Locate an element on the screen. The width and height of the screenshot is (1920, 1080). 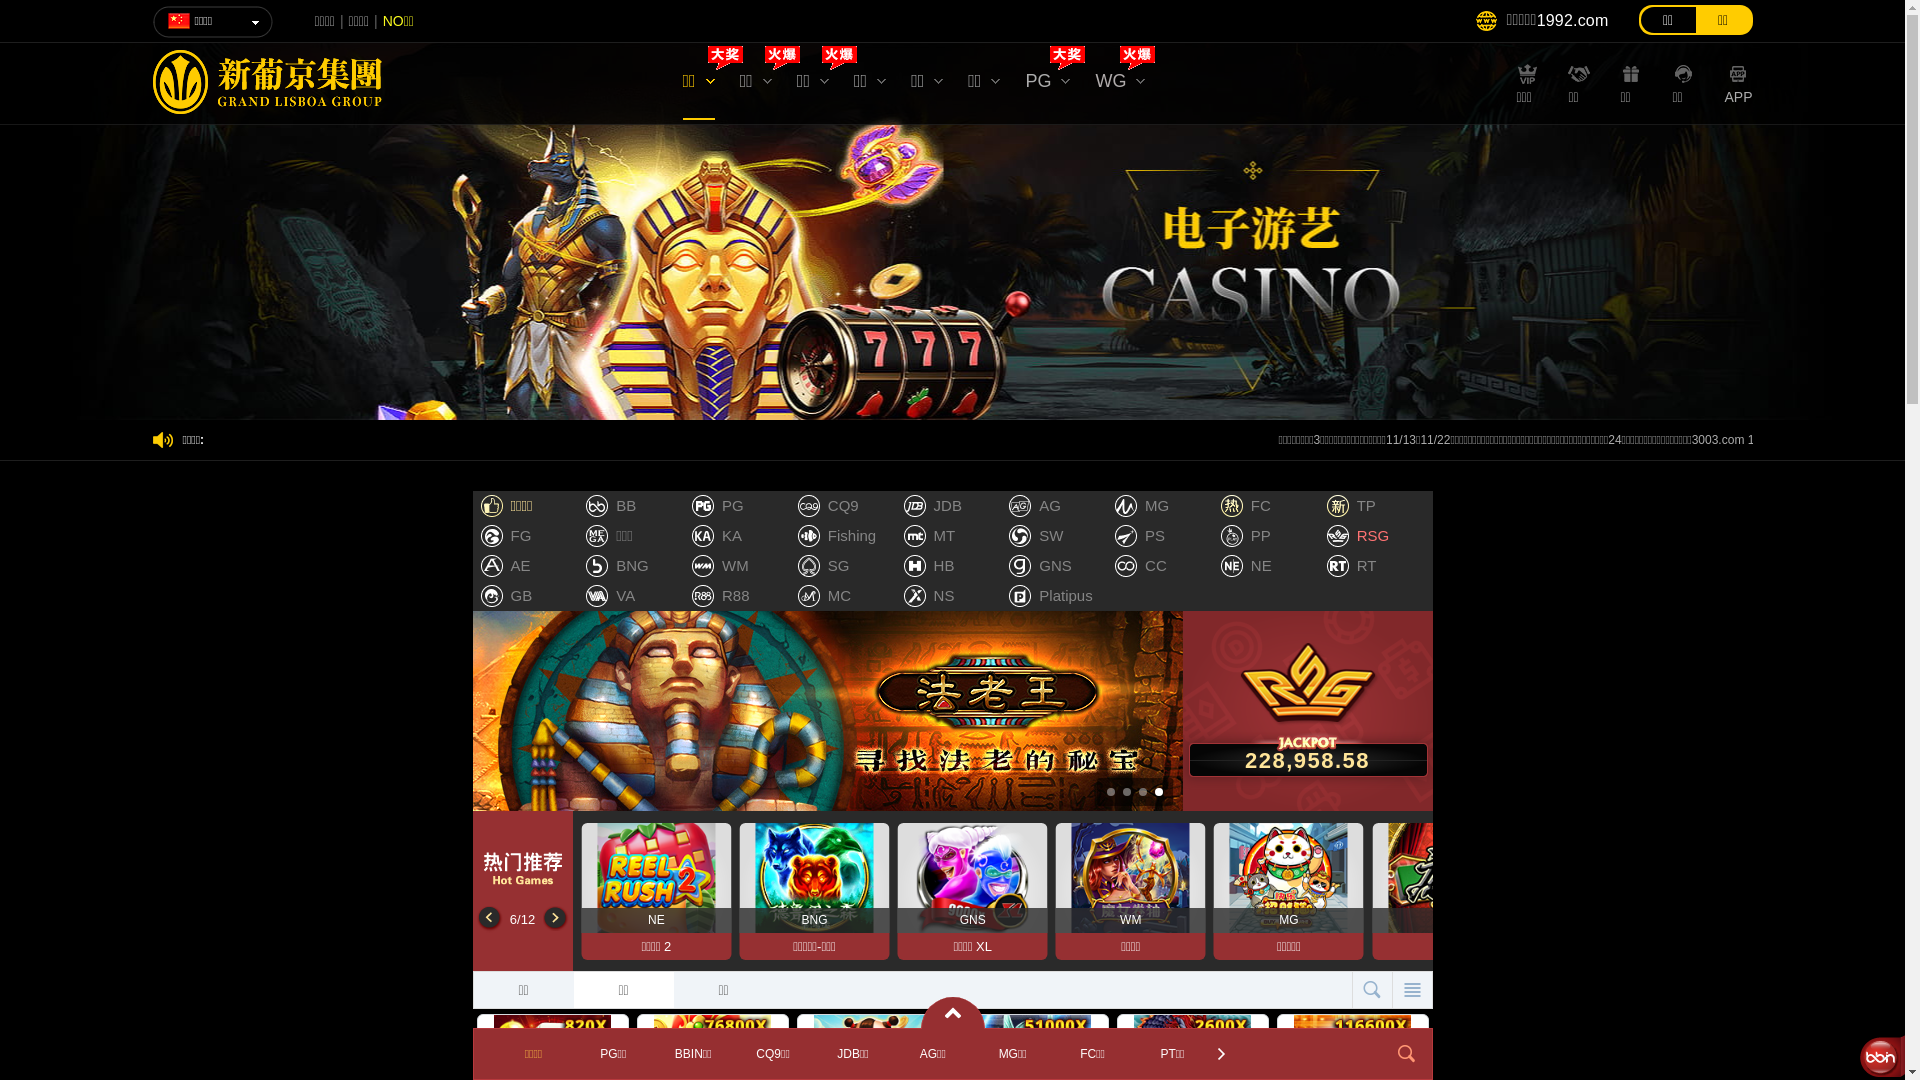
'PG' is located at coordinates (1046, 85).